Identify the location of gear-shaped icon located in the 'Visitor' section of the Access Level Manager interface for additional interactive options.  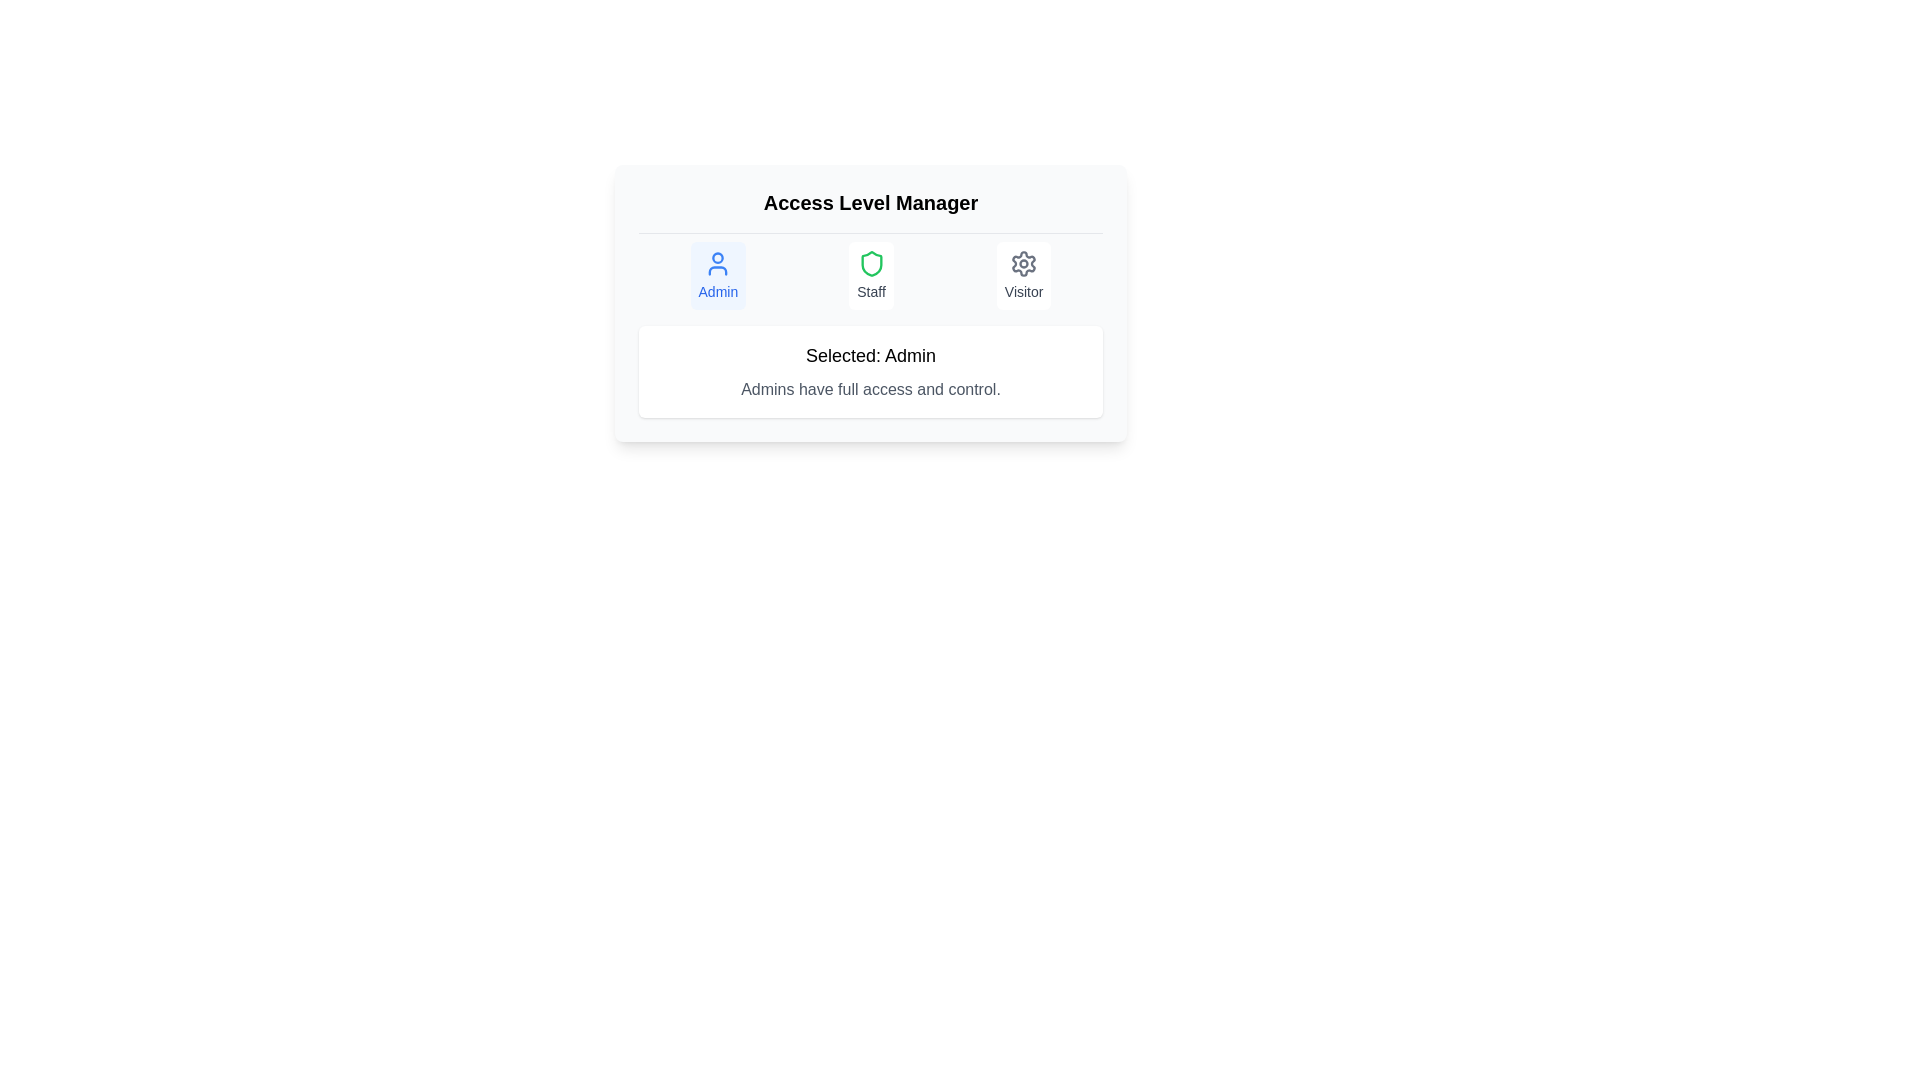
(1023, 262).